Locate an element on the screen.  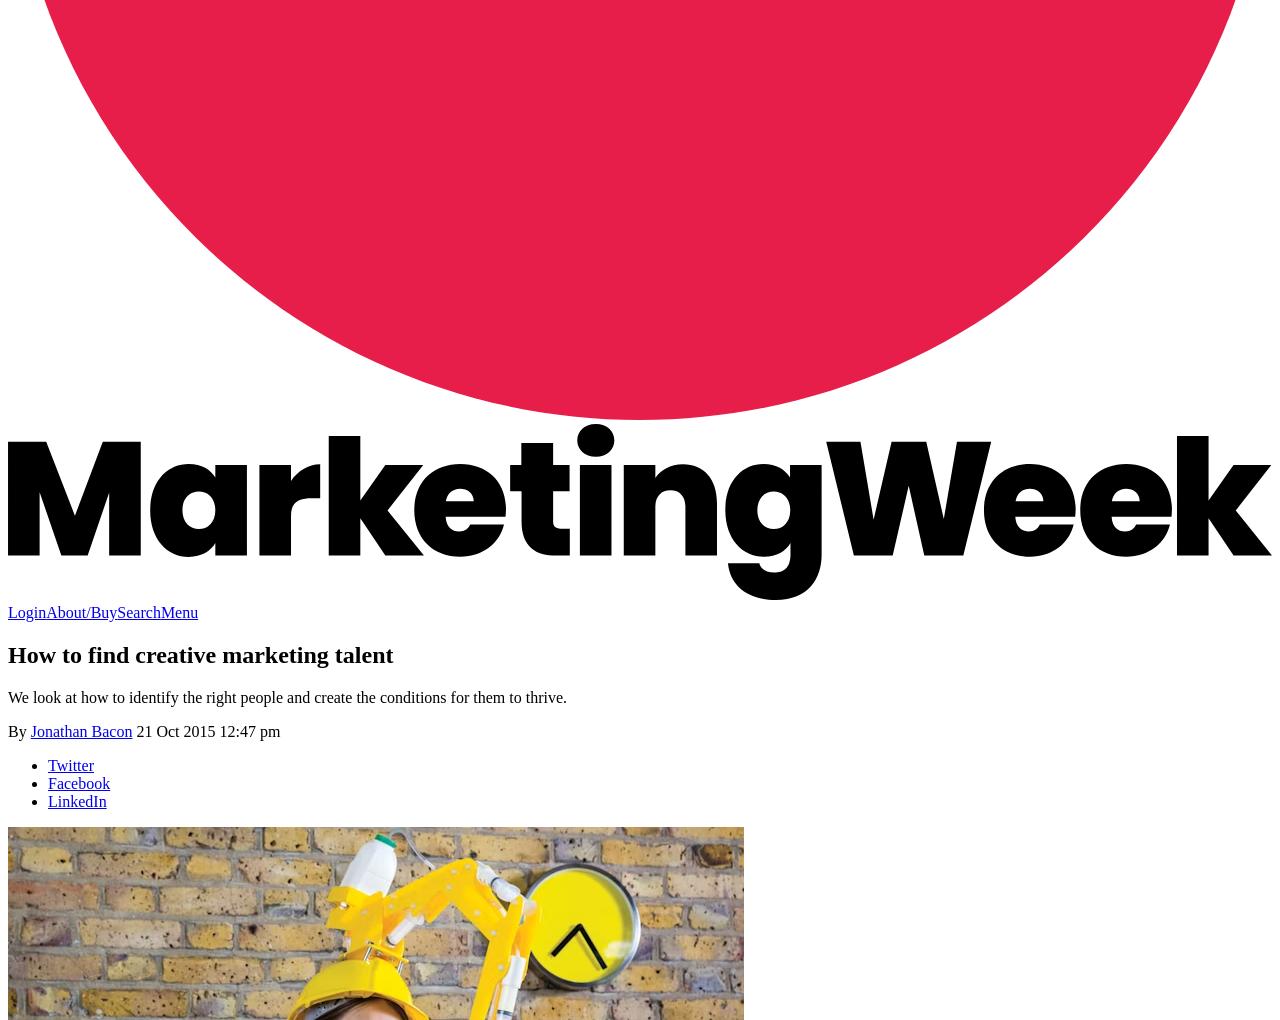
'How to find creative marketing talent' is located at coordinates (8, 654).